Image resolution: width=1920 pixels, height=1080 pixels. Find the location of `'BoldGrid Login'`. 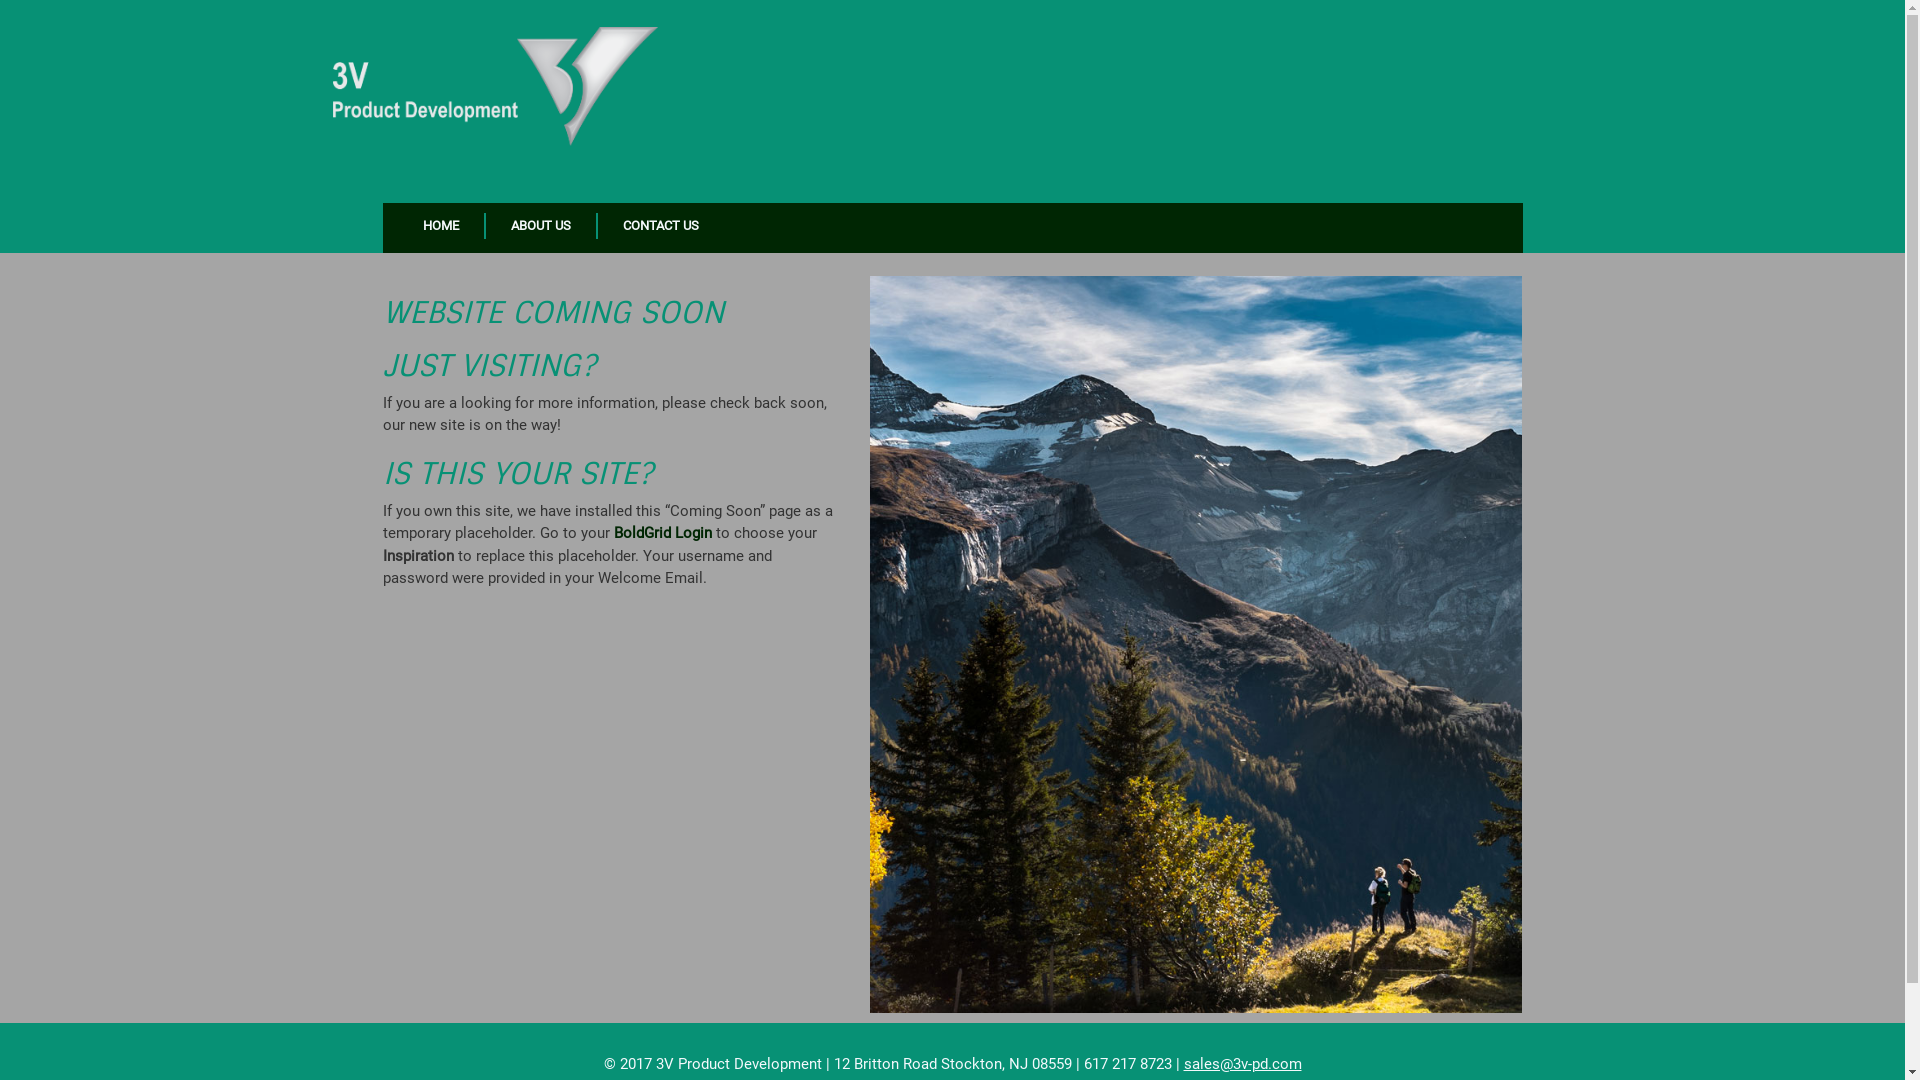

'BoldGrid Login' is located at coordinates (662, 531).